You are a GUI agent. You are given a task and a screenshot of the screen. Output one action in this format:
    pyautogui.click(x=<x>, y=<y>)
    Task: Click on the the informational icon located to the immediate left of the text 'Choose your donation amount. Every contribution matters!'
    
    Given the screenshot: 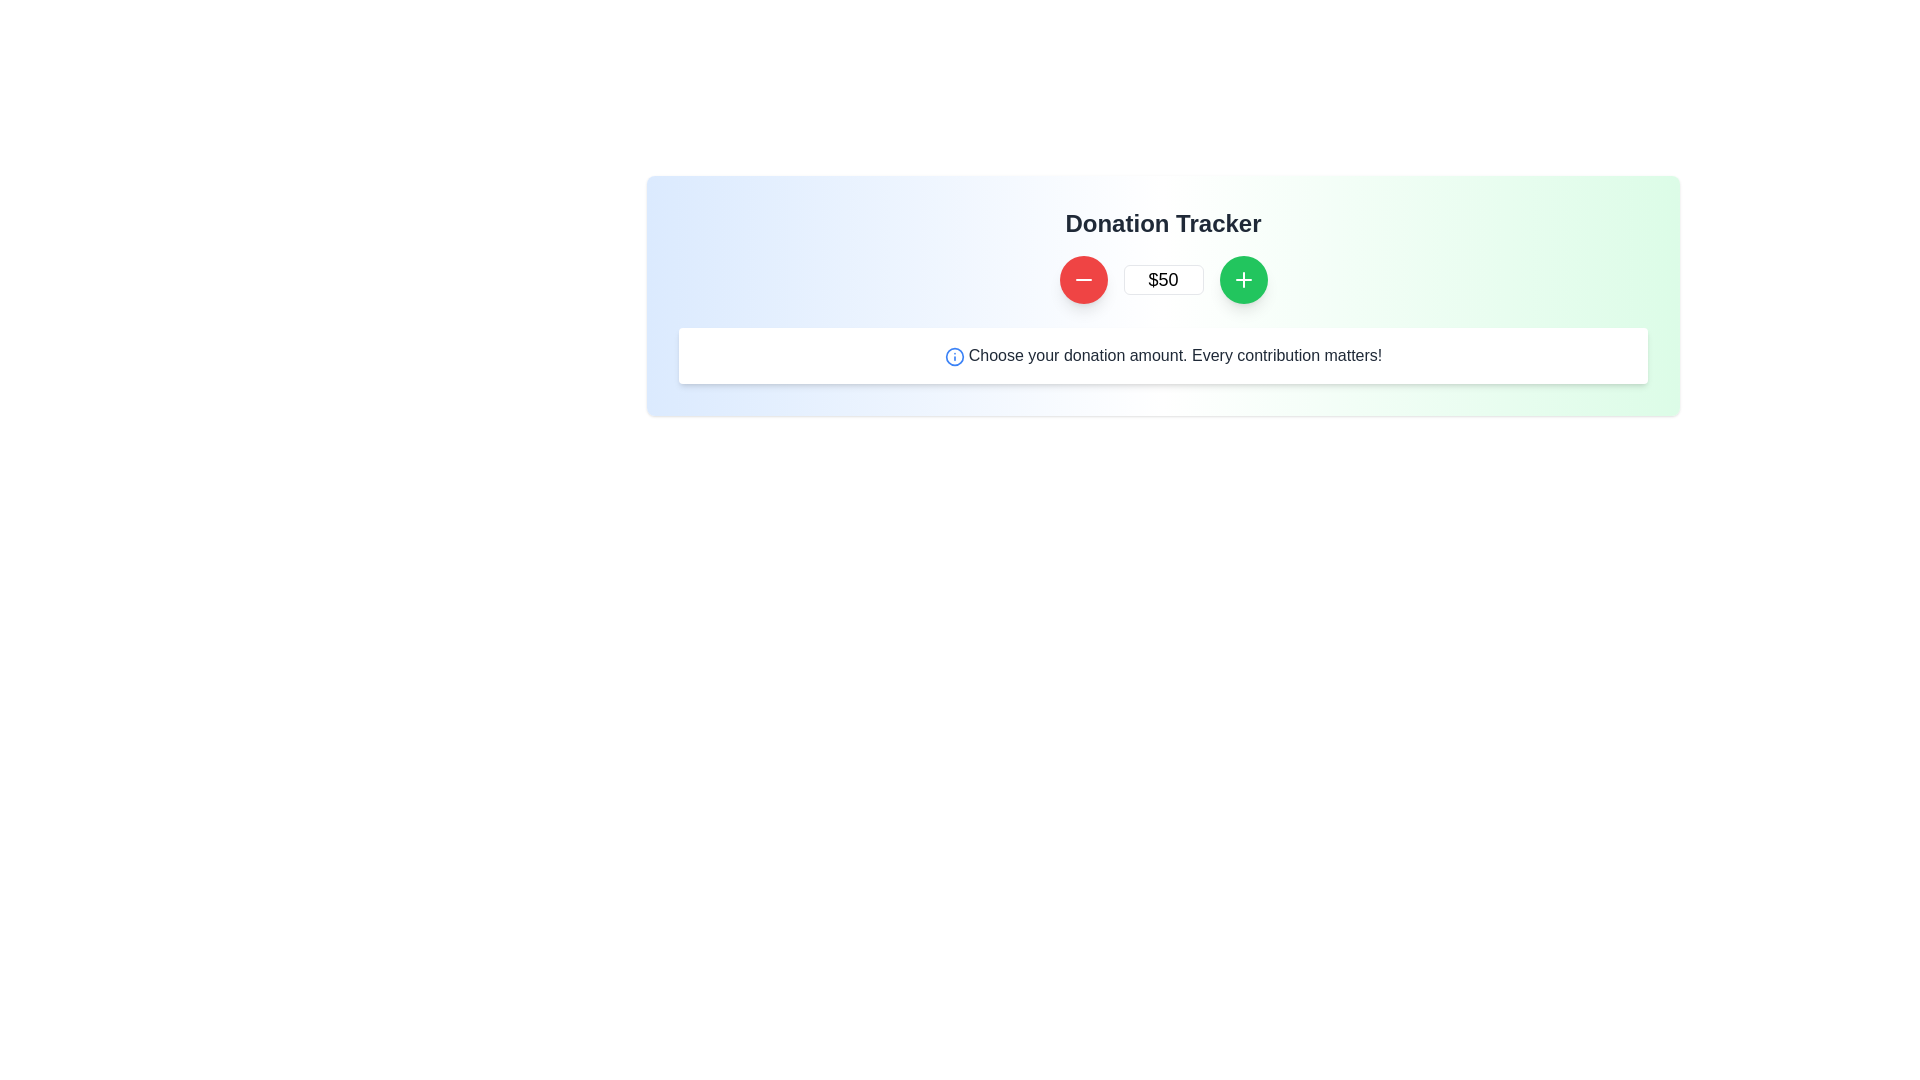 What is the action you would take?
    pyautogui.click(x=953, y=355)
    